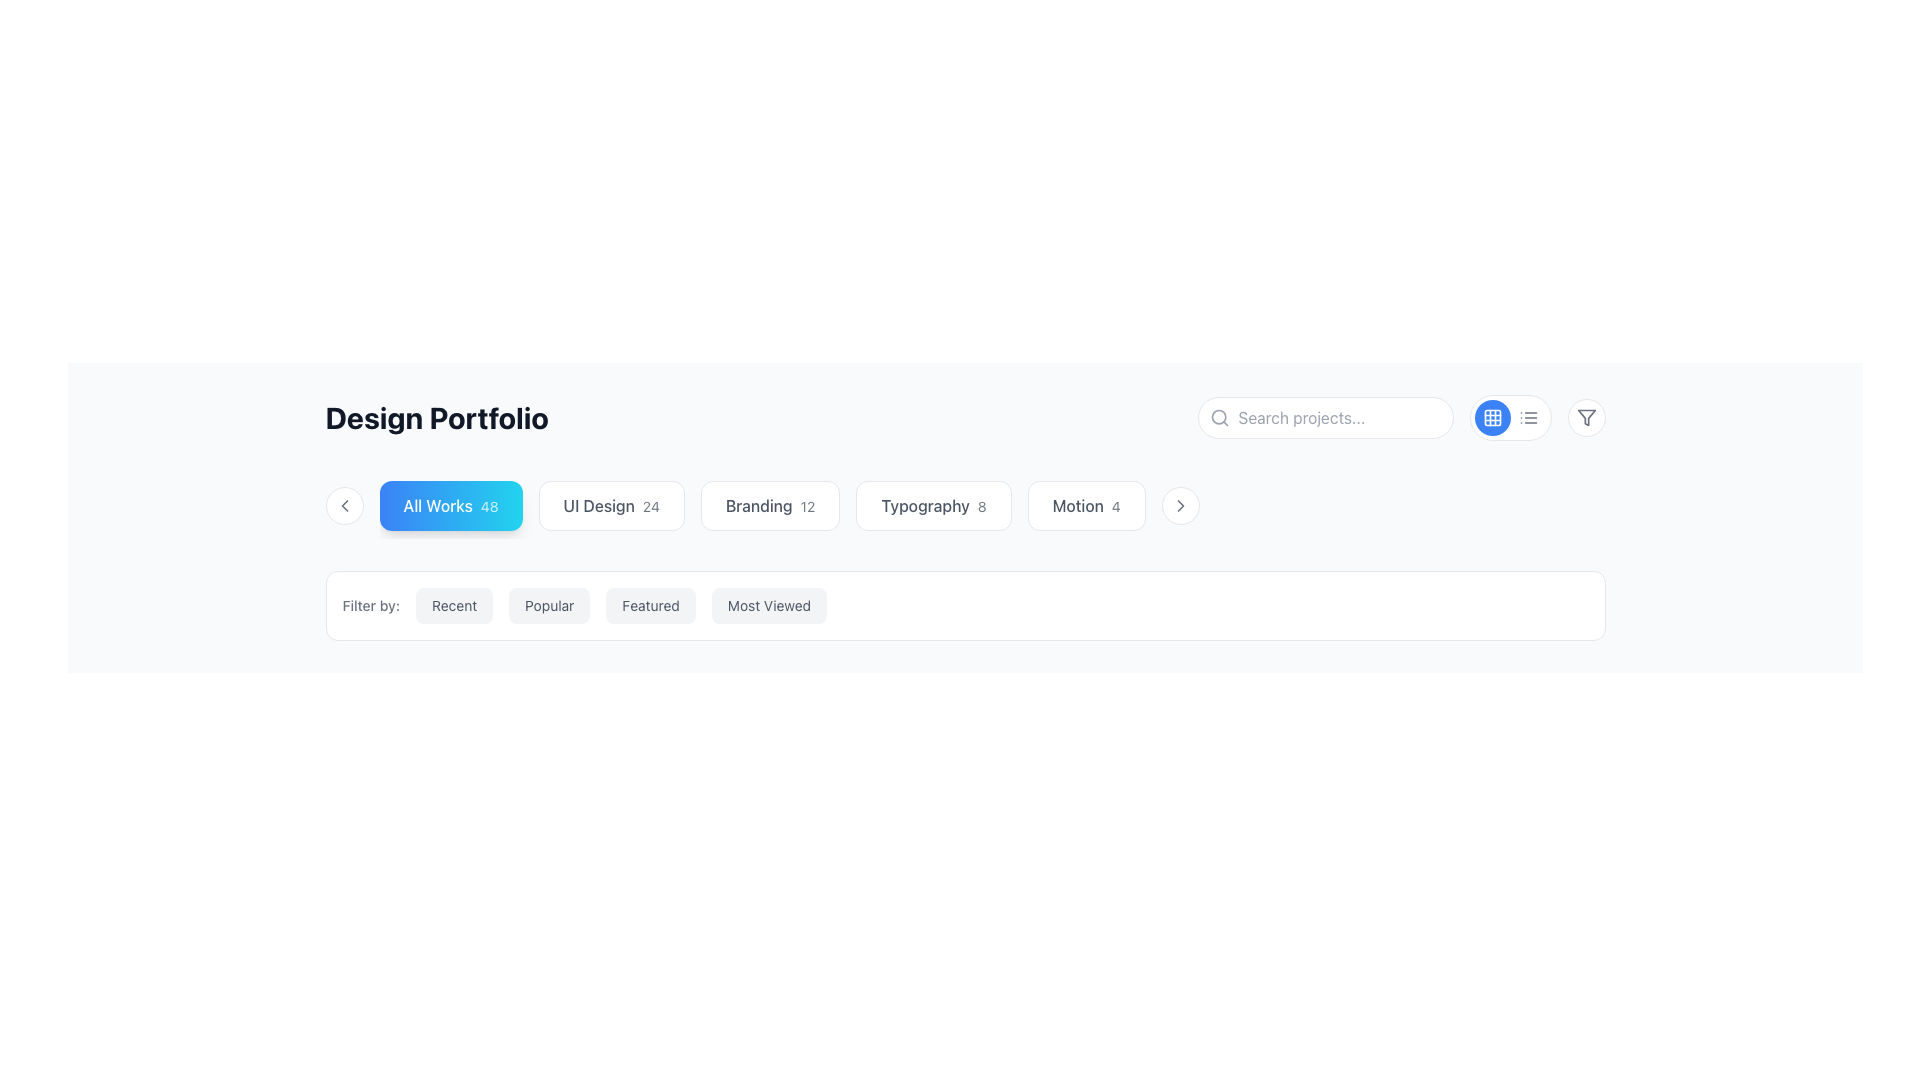 The height and width of the screenshot is (1080, 1920). I want to click on the first toggle button for layout selection that switches to grid view, so click(1510, 416).